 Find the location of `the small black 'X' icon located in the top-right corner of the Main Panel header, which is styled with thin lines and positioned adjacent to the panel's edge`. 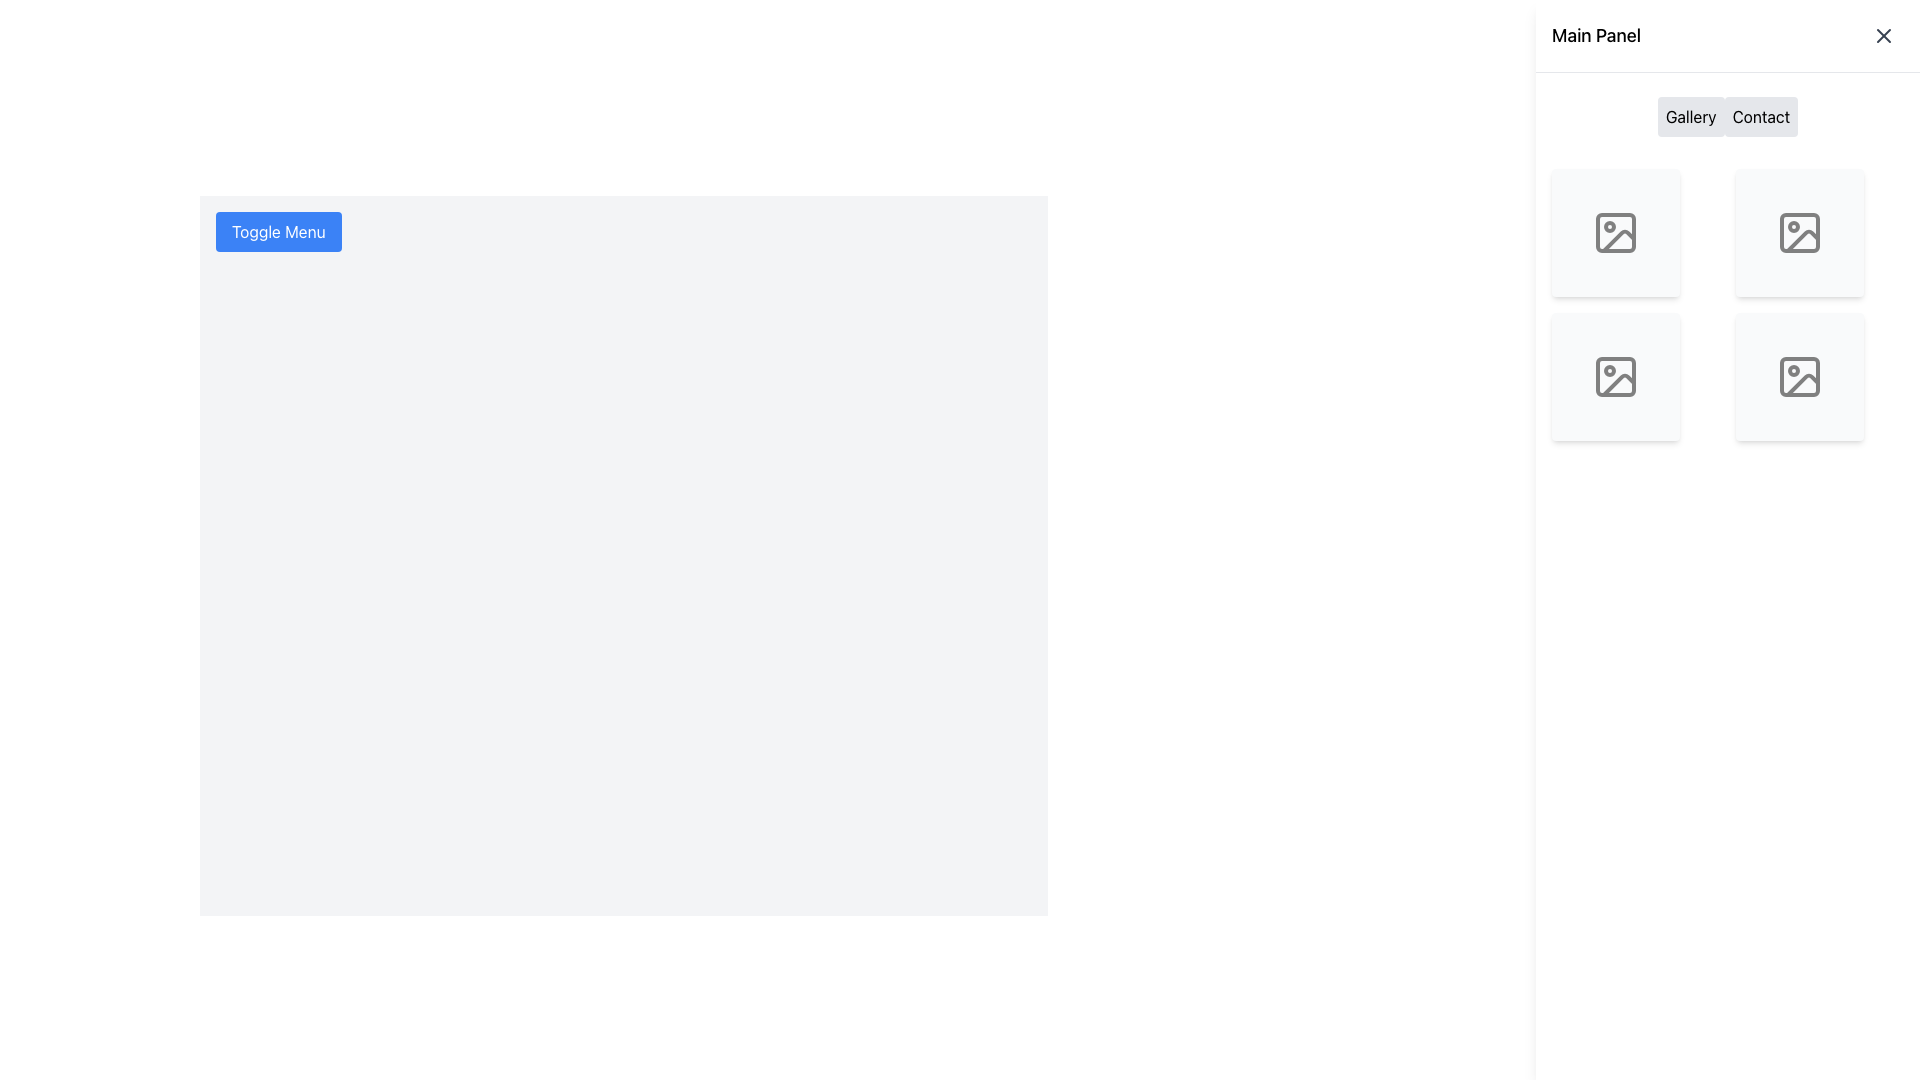

the small black 'X' icon located in the top-right corner of the Main Panel header, which is styled with thin lines and positioned adjacent to the panel's edge is located at coordinates (1882, 35).